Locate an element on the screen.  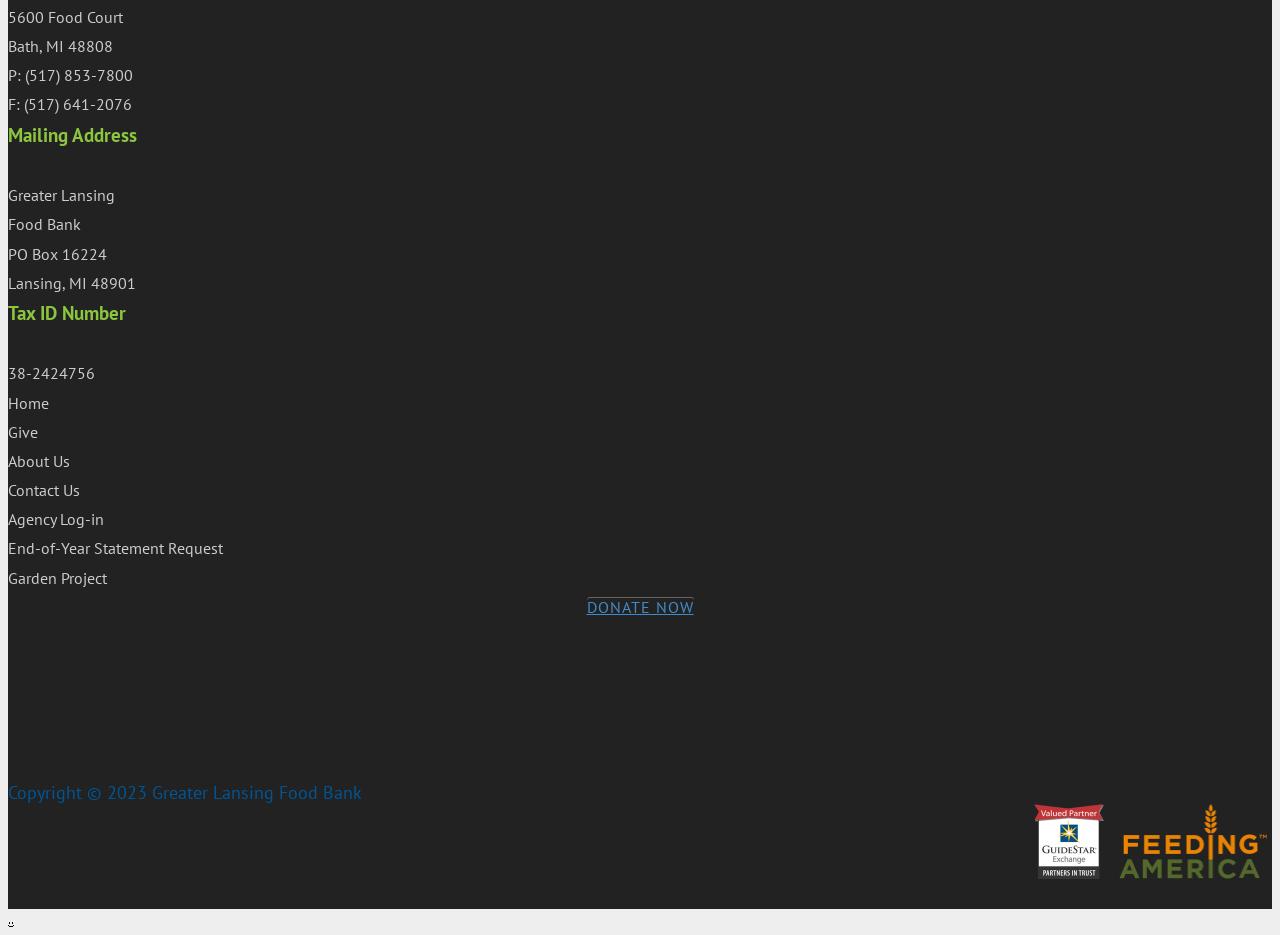
'Bath, MI 48808' is located at coordinates (8, 46).